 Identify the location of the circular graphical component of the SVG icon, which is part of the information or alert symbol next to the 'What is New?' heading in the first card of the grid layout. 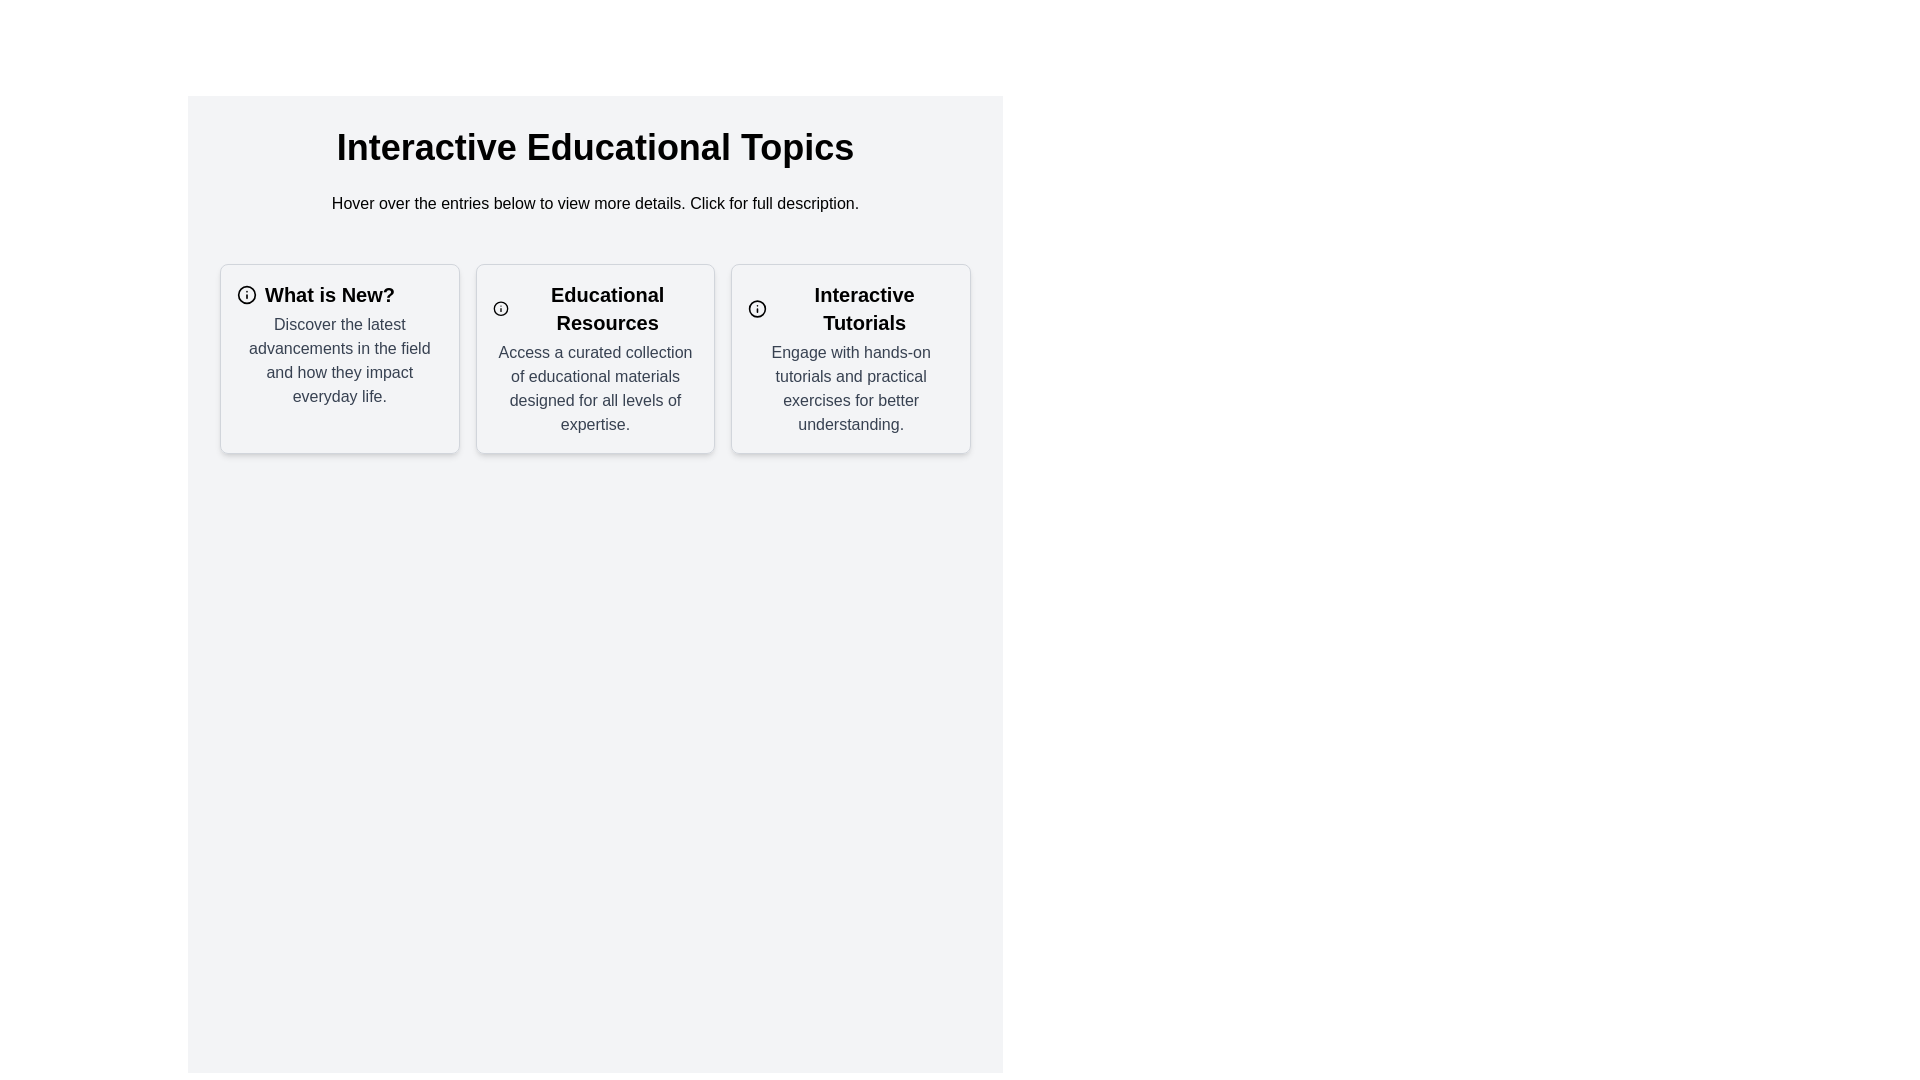
(245, 294).